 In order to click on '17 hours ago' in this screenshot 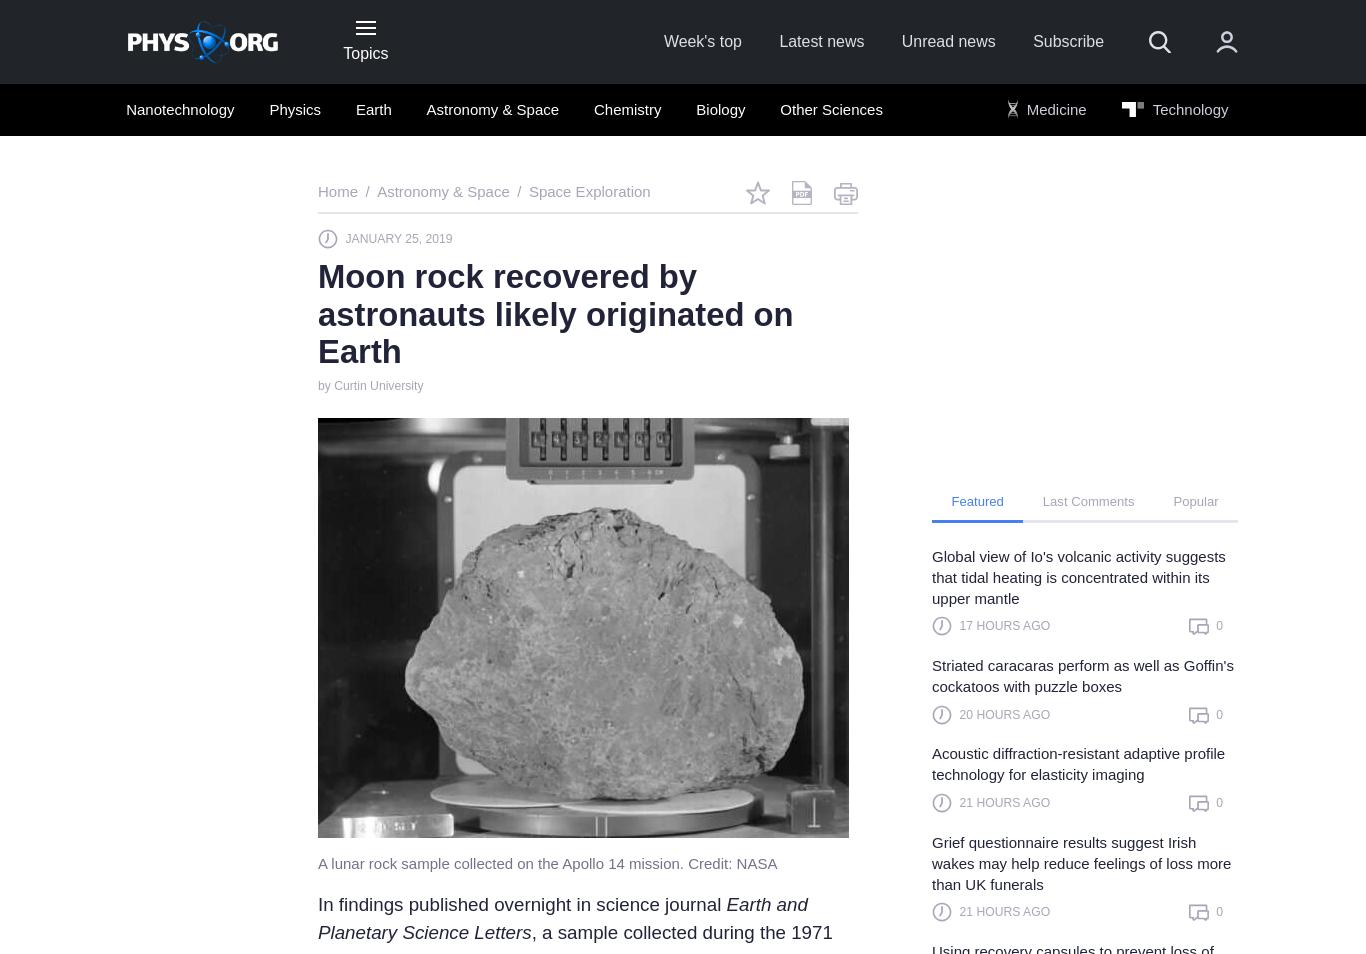, I will do `click(1004, 625)`.